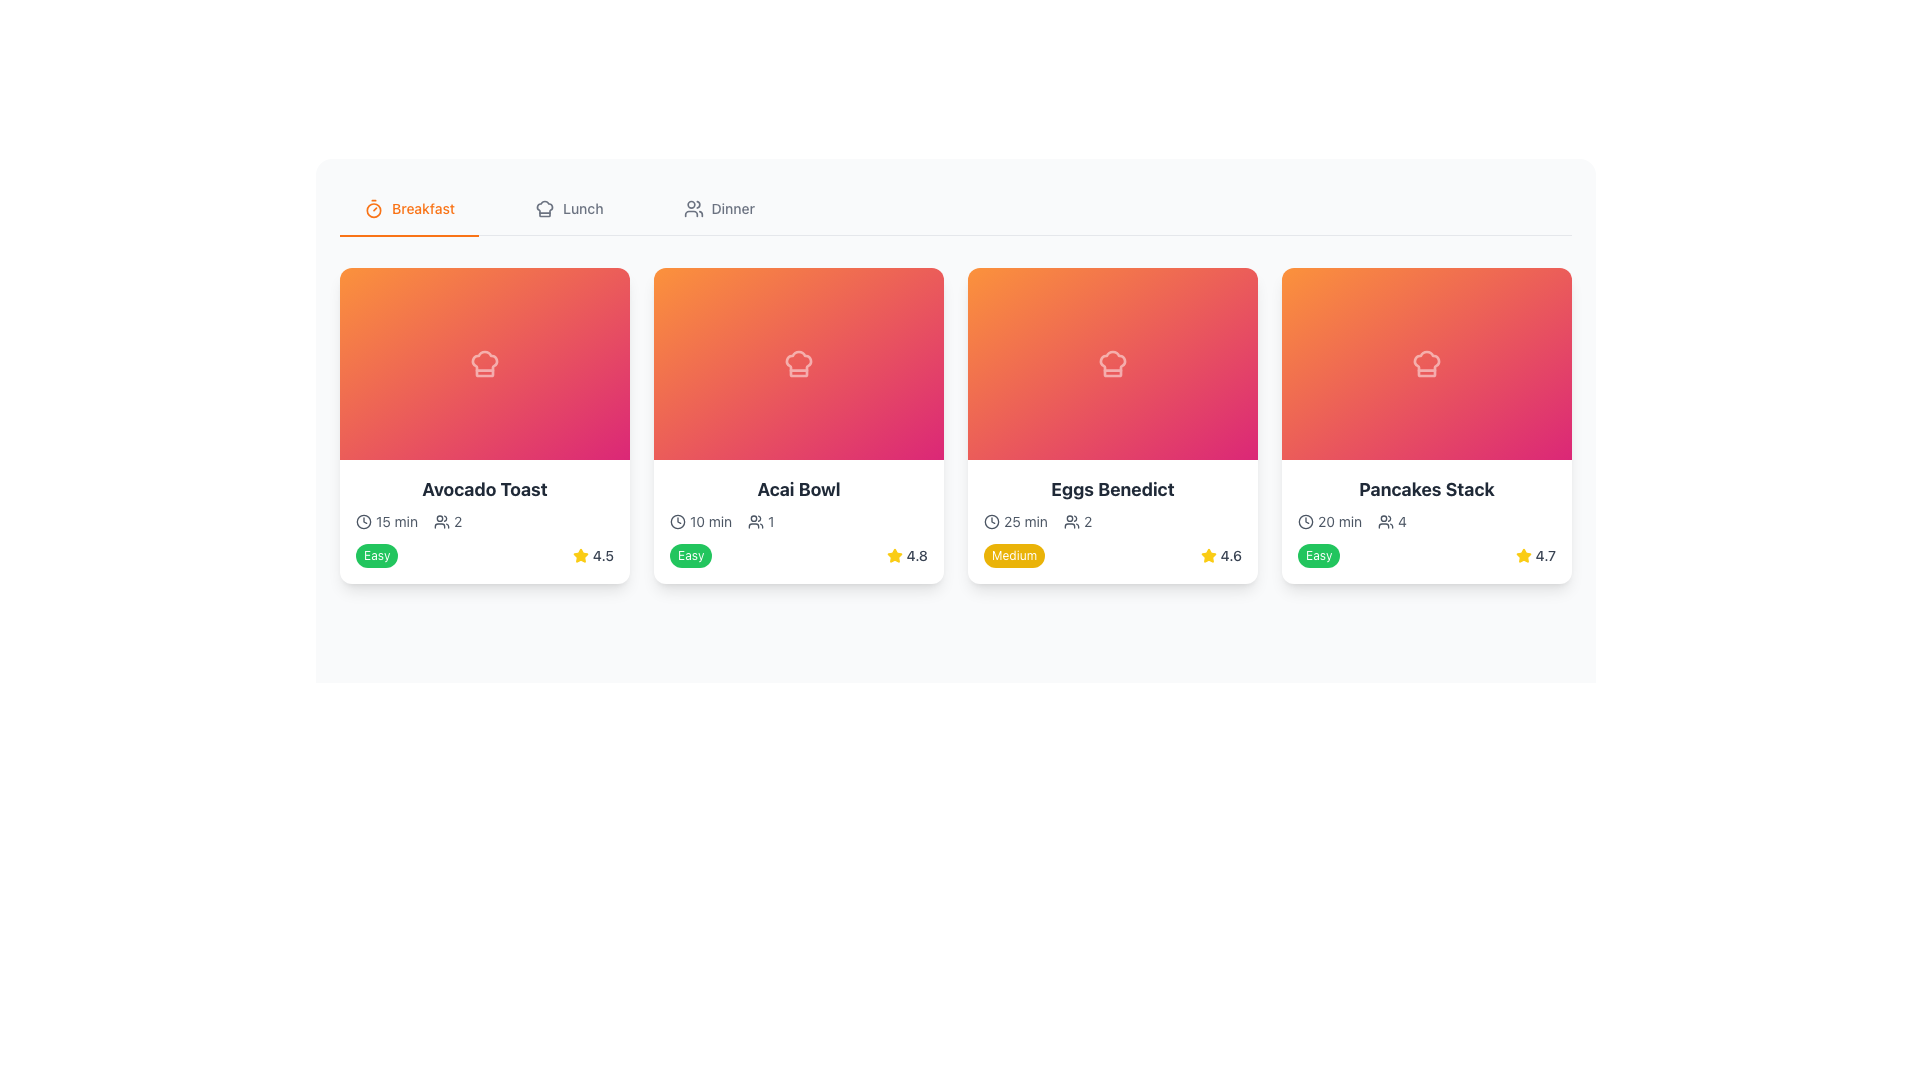 Image resolution: width=1920 pixels, height=1080 pixels. I want to click on the circular clock icon with minimalistic outlines, located to the left of the '25 min' text within the 'Eggs Benedict' card, so click(992, 520).